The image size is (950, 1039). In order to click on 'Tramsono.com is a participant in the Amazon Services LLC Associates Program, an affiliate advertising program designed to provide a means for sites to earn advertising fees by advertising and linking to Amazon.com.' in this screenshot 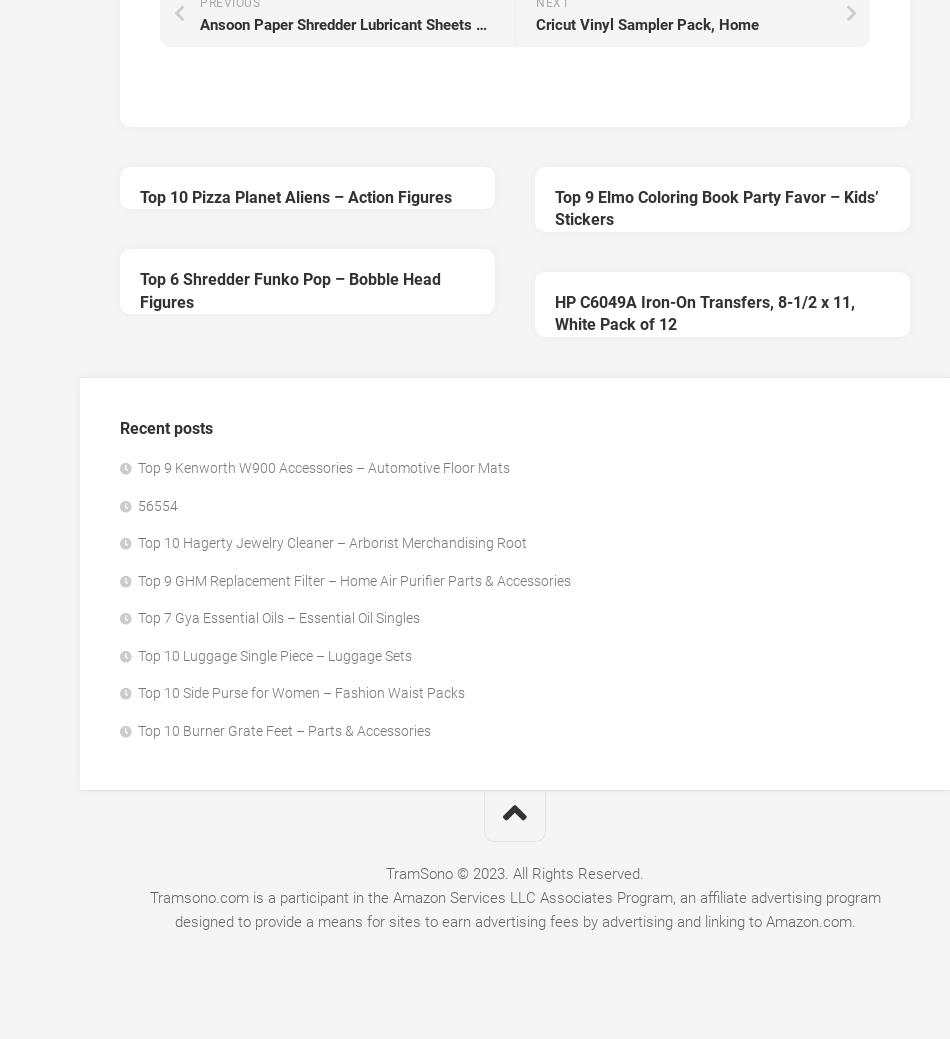, I will do `click(148, 909)`.